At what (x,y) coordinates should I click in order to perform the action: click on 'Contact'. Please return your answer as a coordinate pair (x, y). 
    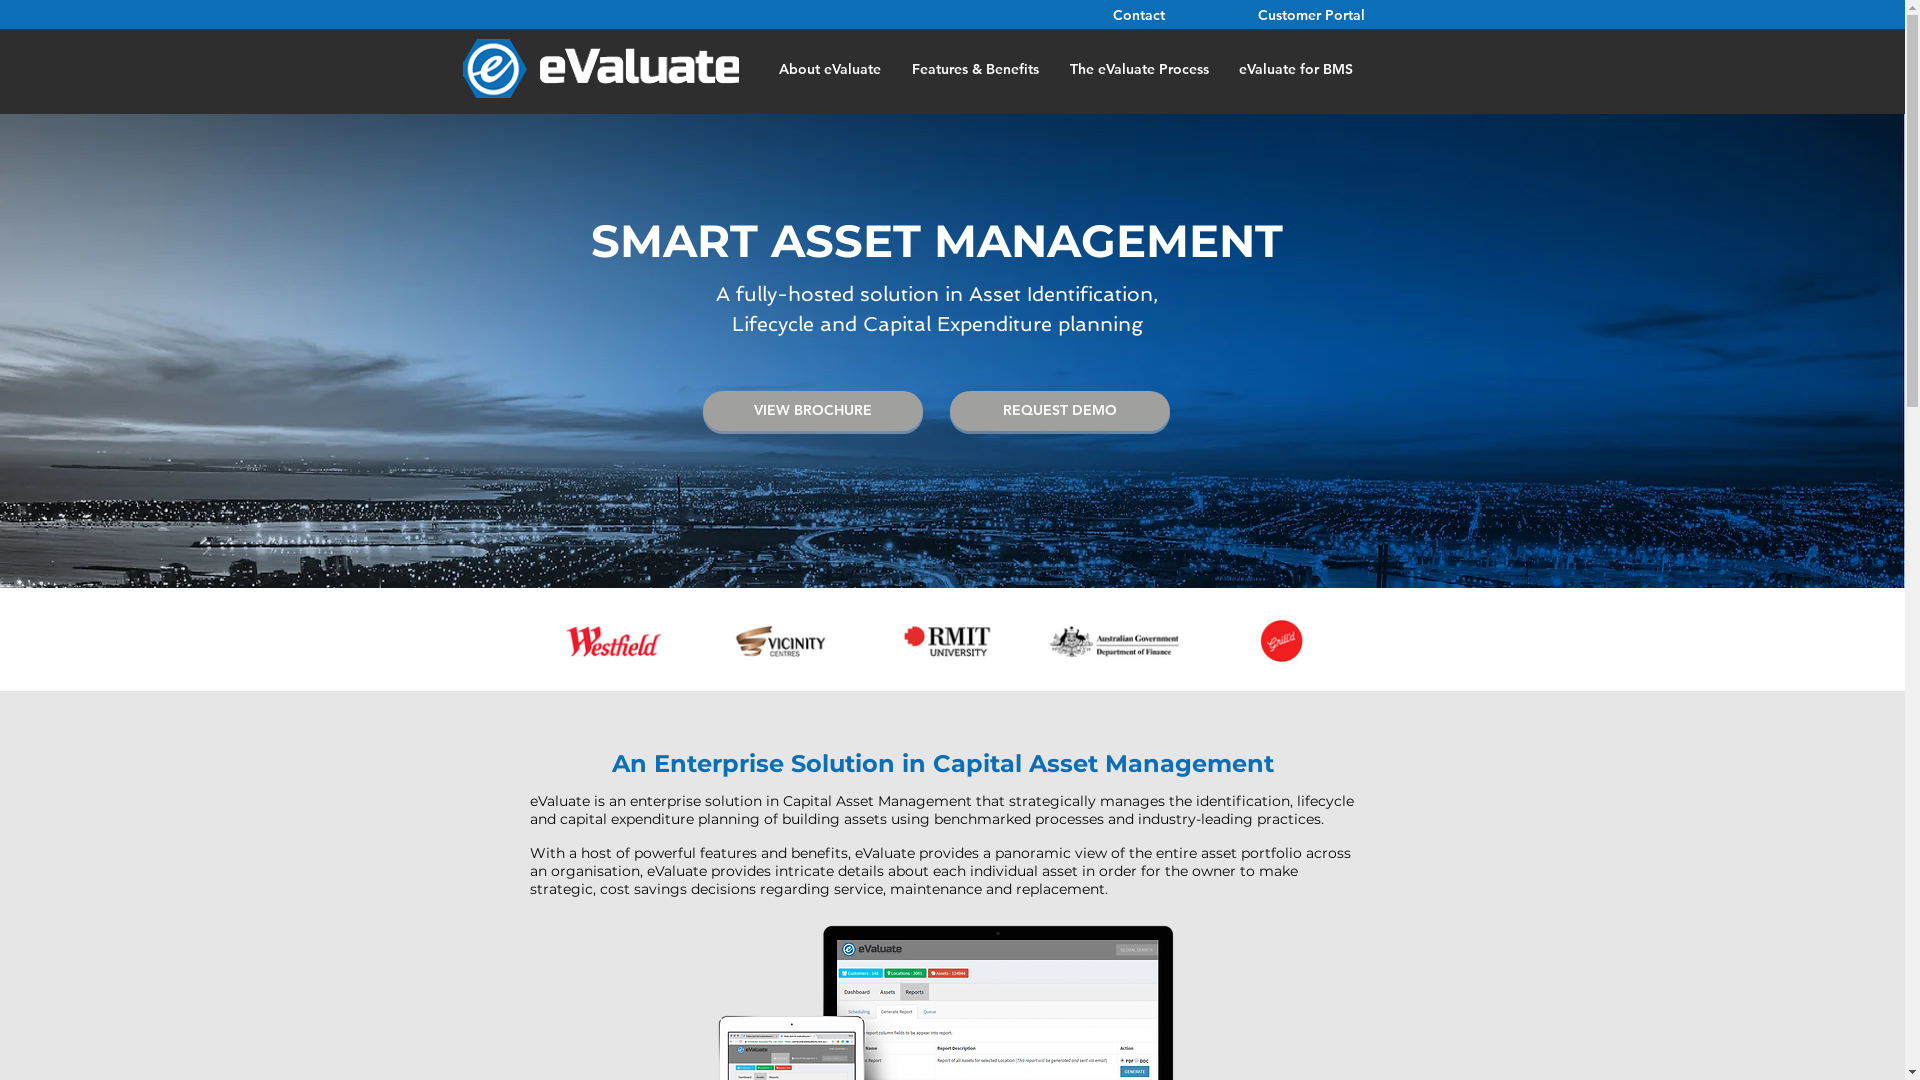
    Looking at the image, I should click on (1069, 14).